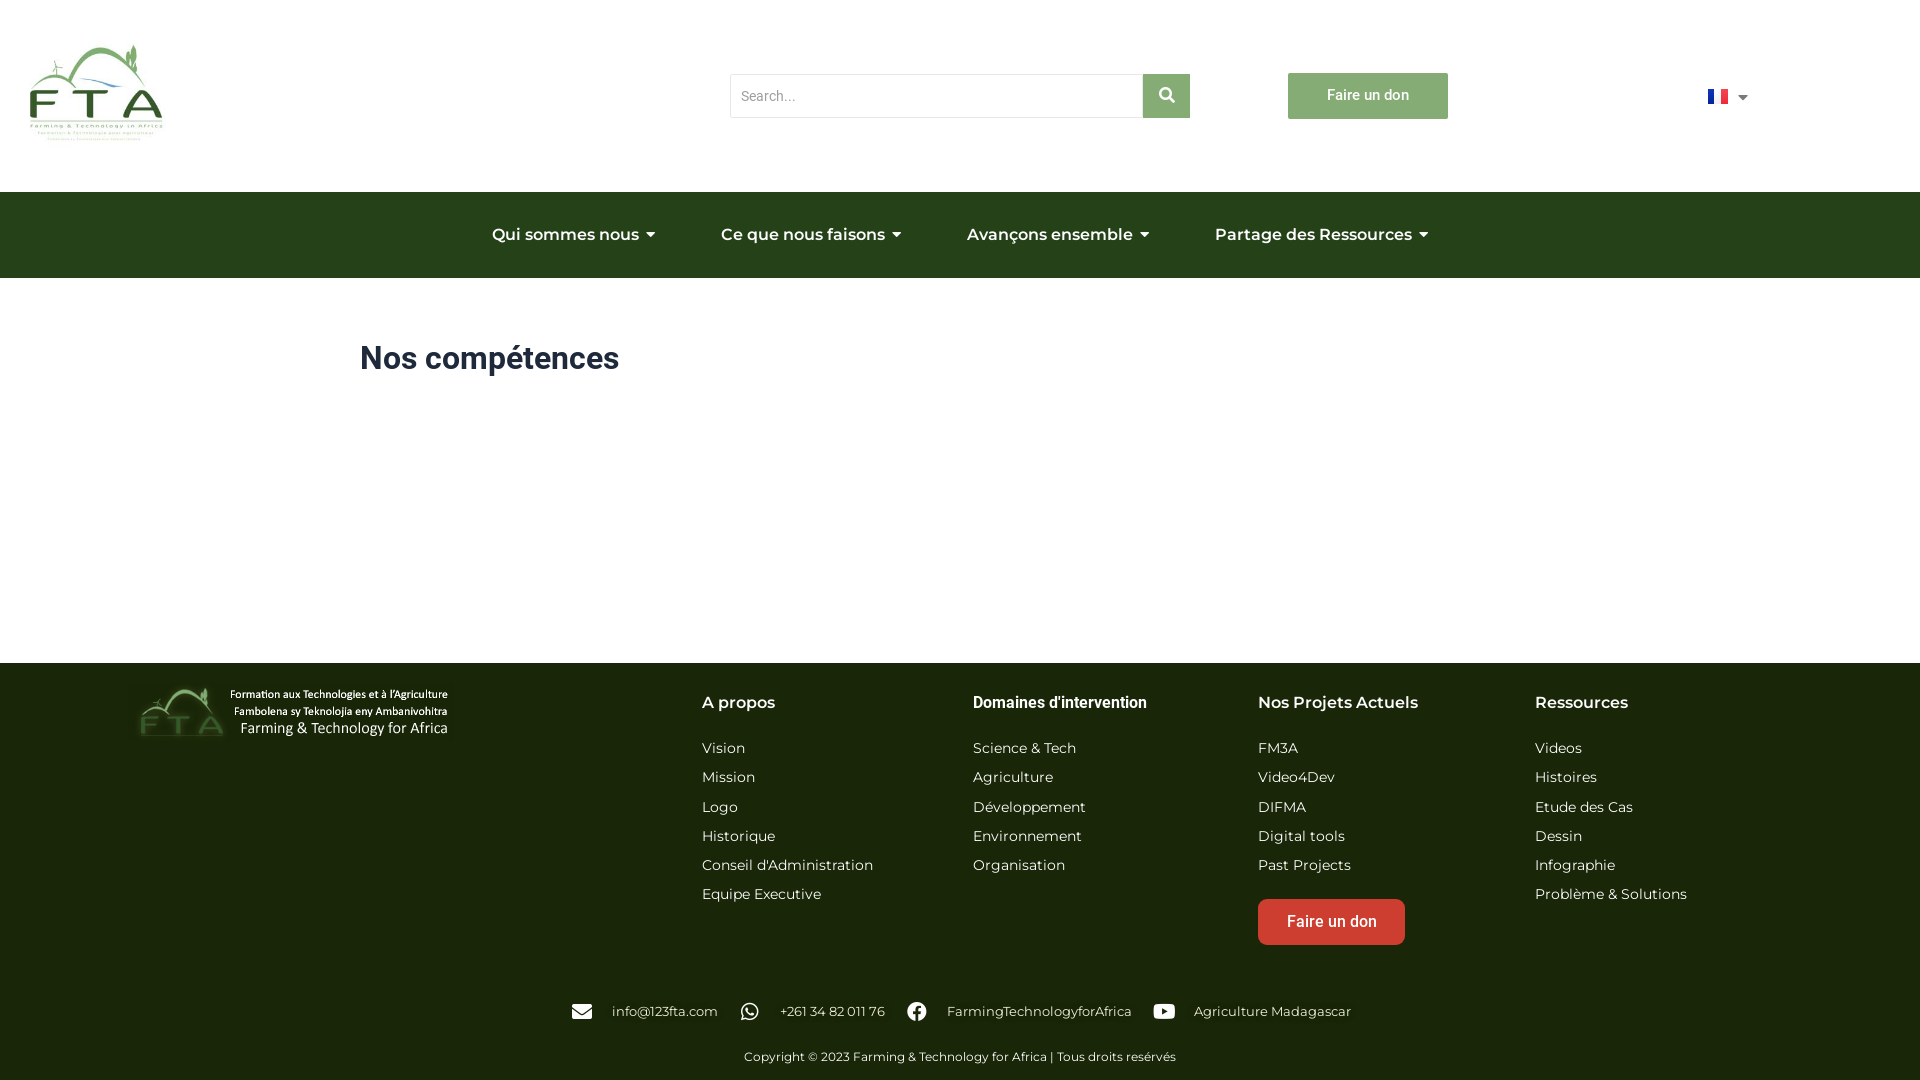 The height and width of the screenshot is (1080, 1920). Describe the element at coordinates (1281, 807) in the screenshot. I see `'DIFMA'` at that location.